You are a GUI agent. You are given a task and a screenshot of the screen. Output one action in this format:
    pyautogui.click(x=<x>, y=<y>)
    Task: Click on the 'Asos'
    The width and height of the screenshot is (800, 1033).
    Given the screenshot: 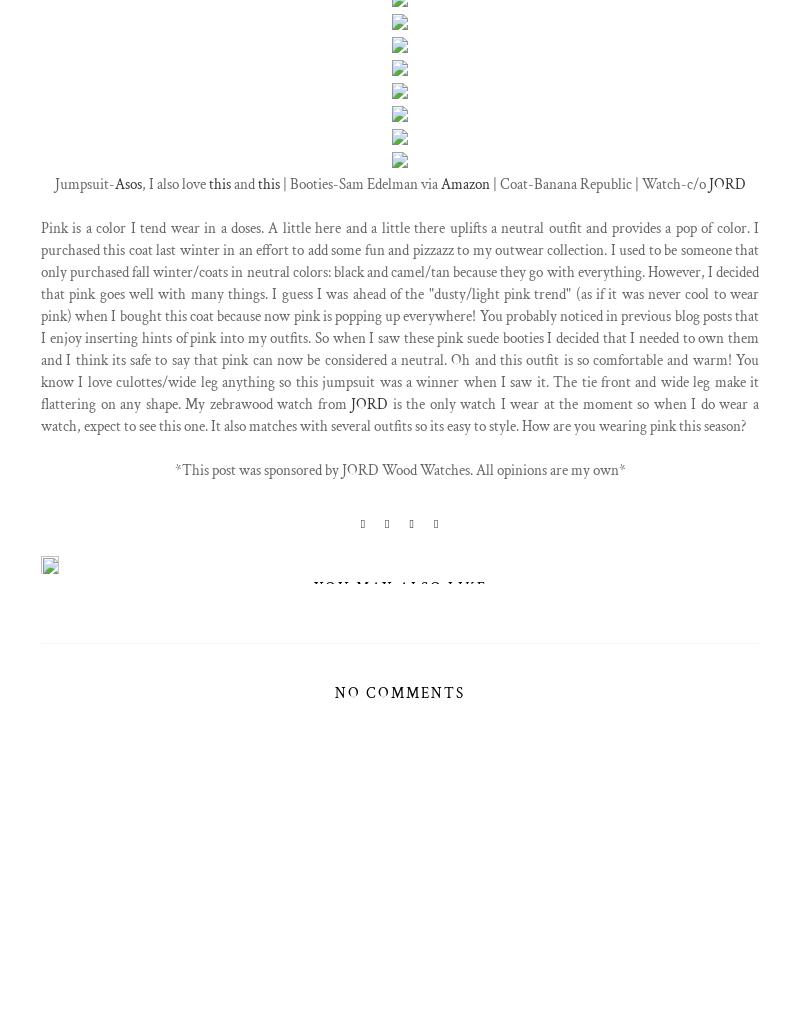 What is the action you would take?
    pyautogui.click(x=126, y=182)
    